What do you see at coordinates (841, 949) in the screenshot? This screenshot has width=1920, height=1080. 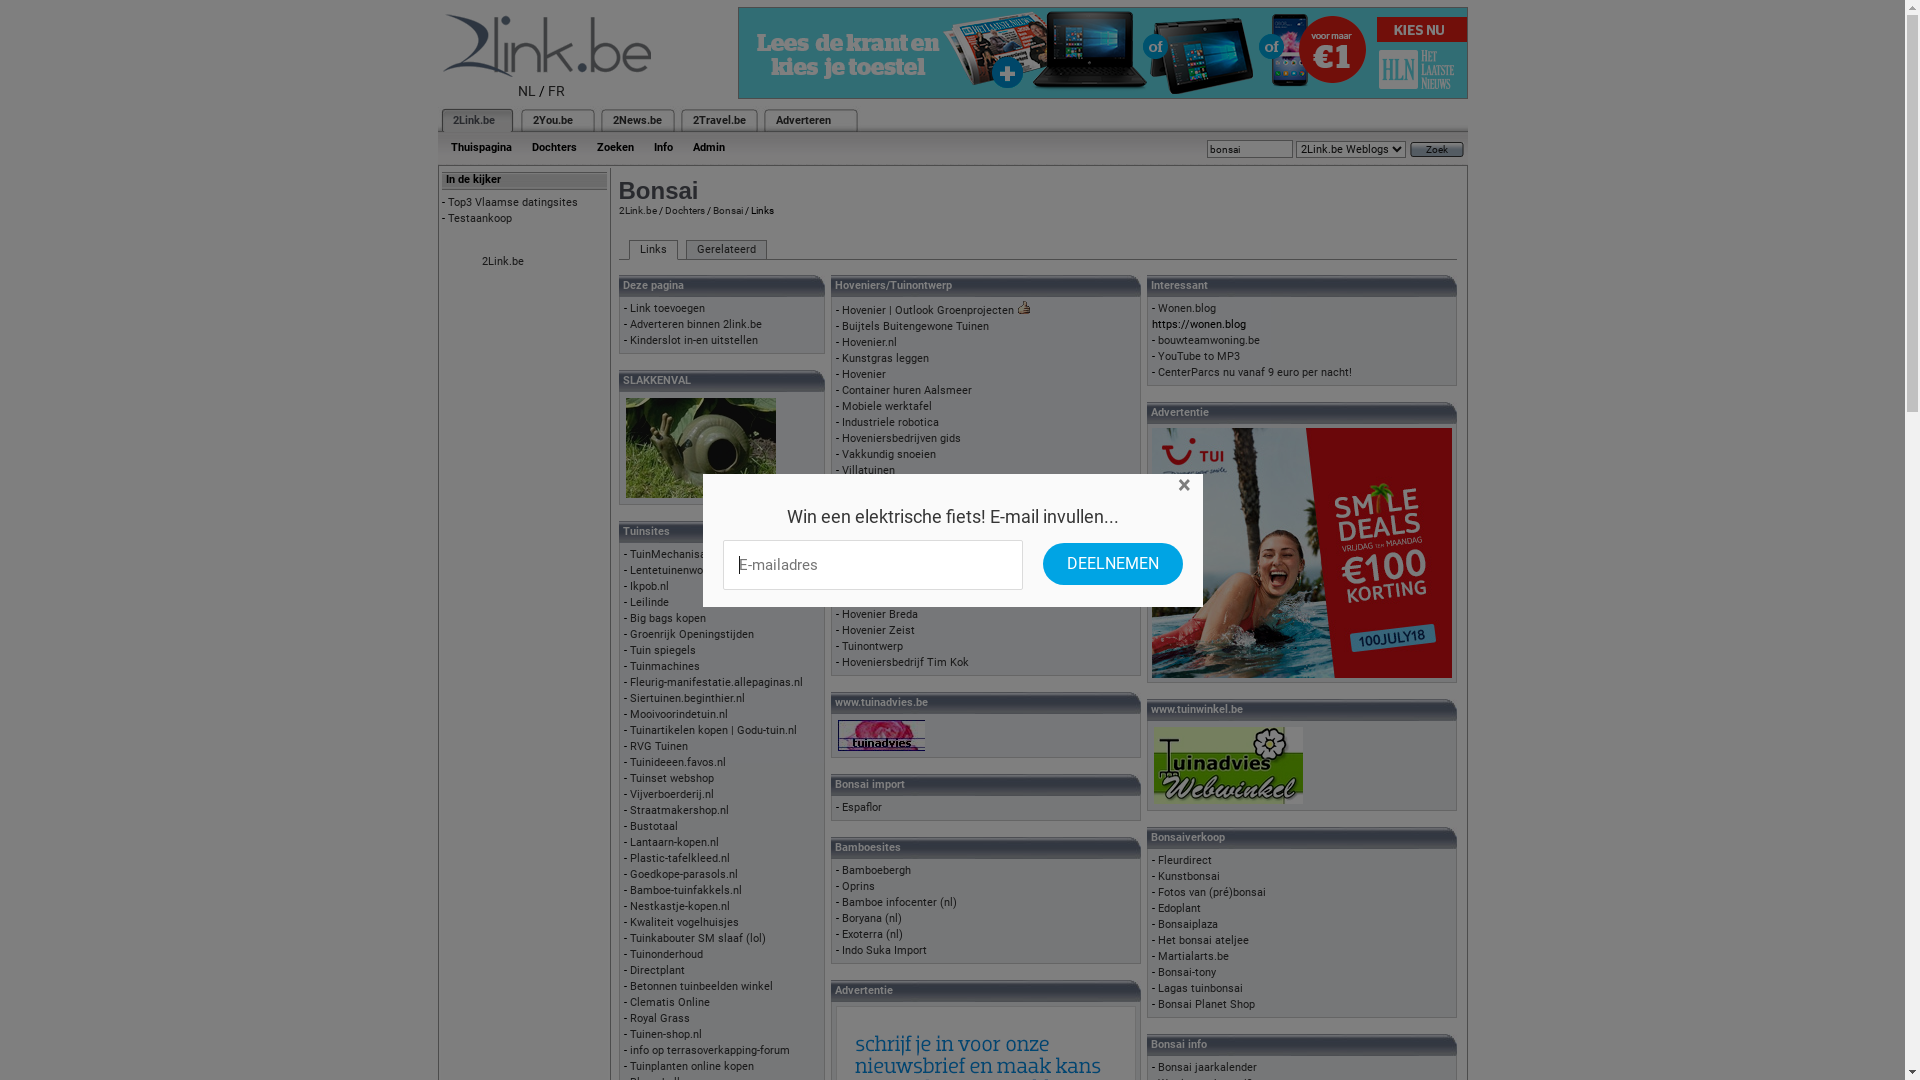 I see `'Indo Suka Import'` at bounding box center [841, 949].